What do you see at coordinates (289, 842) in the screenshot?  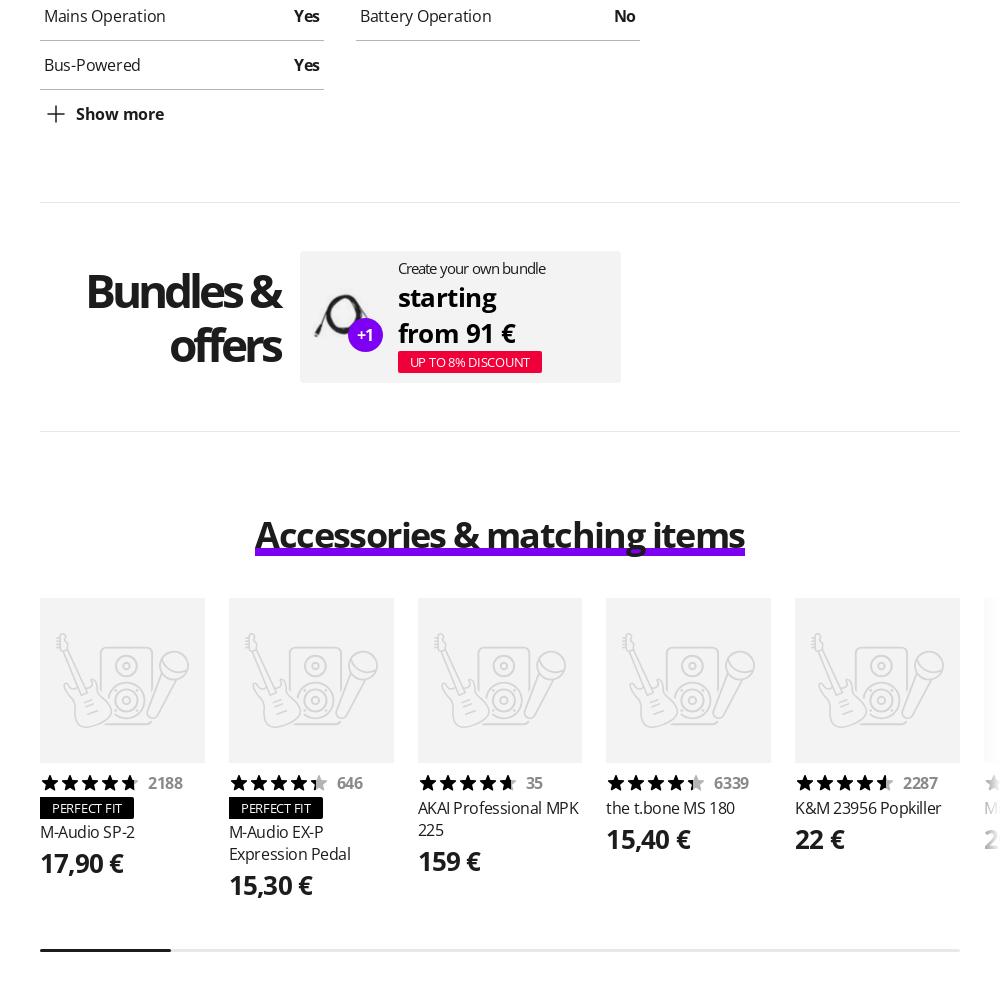 I see `'EX-P Expression Pedal'` at bounding box center [289, 842].